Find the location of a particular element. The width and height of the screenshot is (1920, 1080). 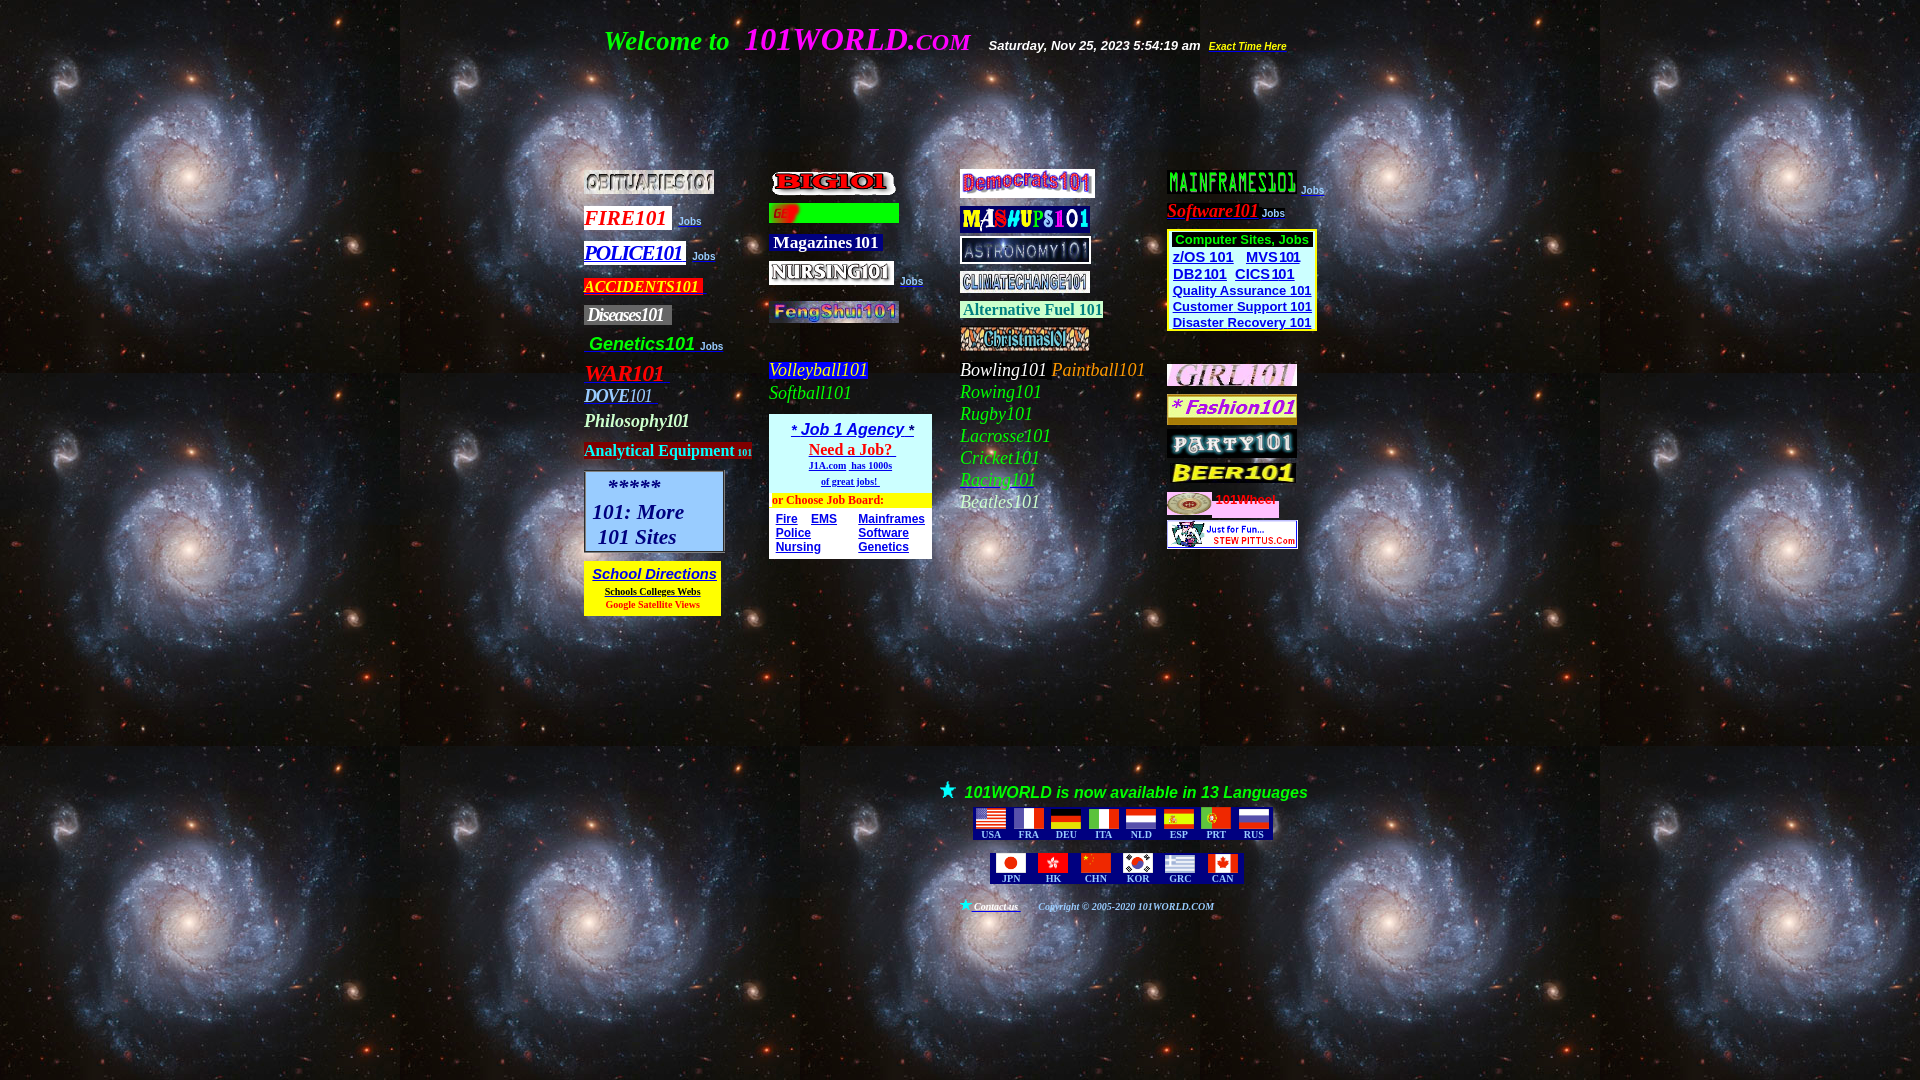

'KOR' is located at coordinates (1138, 876).